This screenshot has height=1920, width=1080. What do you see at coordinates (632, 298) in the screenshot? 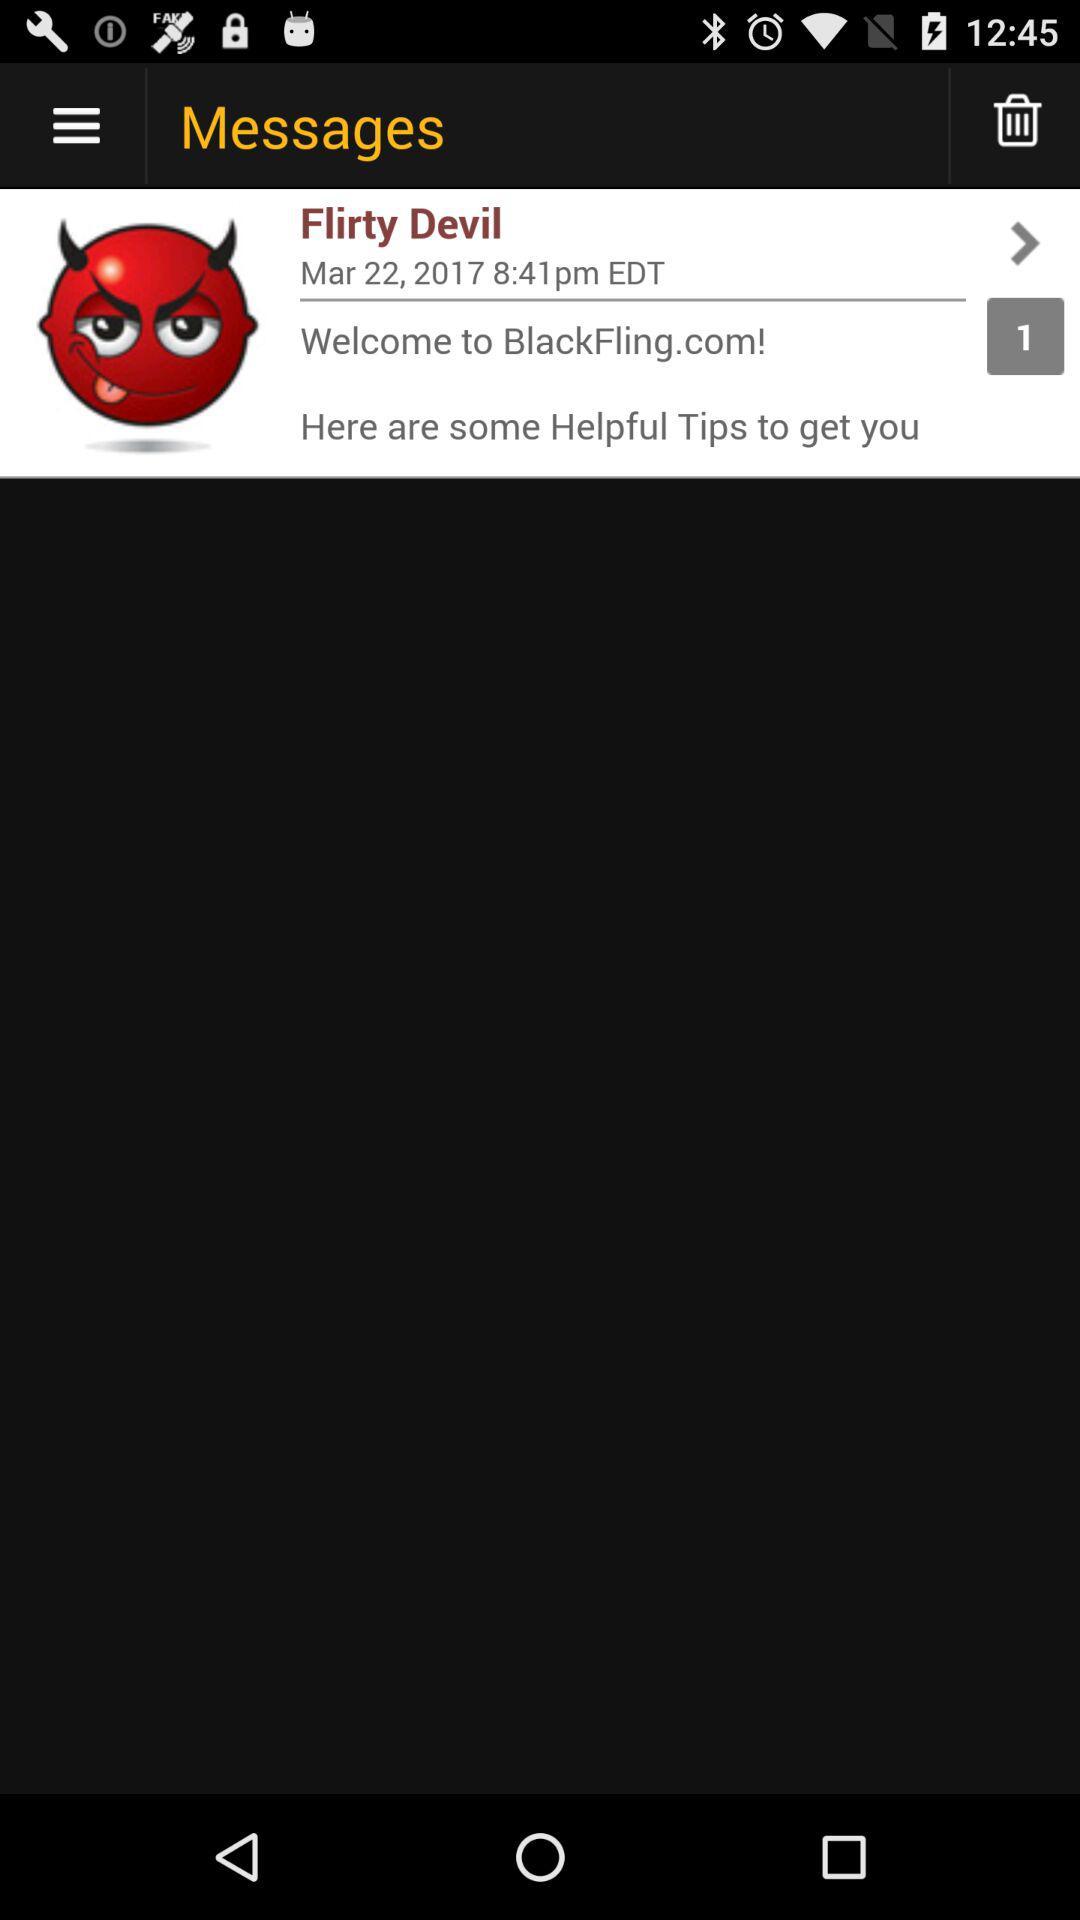
I see `the app below the mar 22 2017 icon` at bounding box center [632, 298].